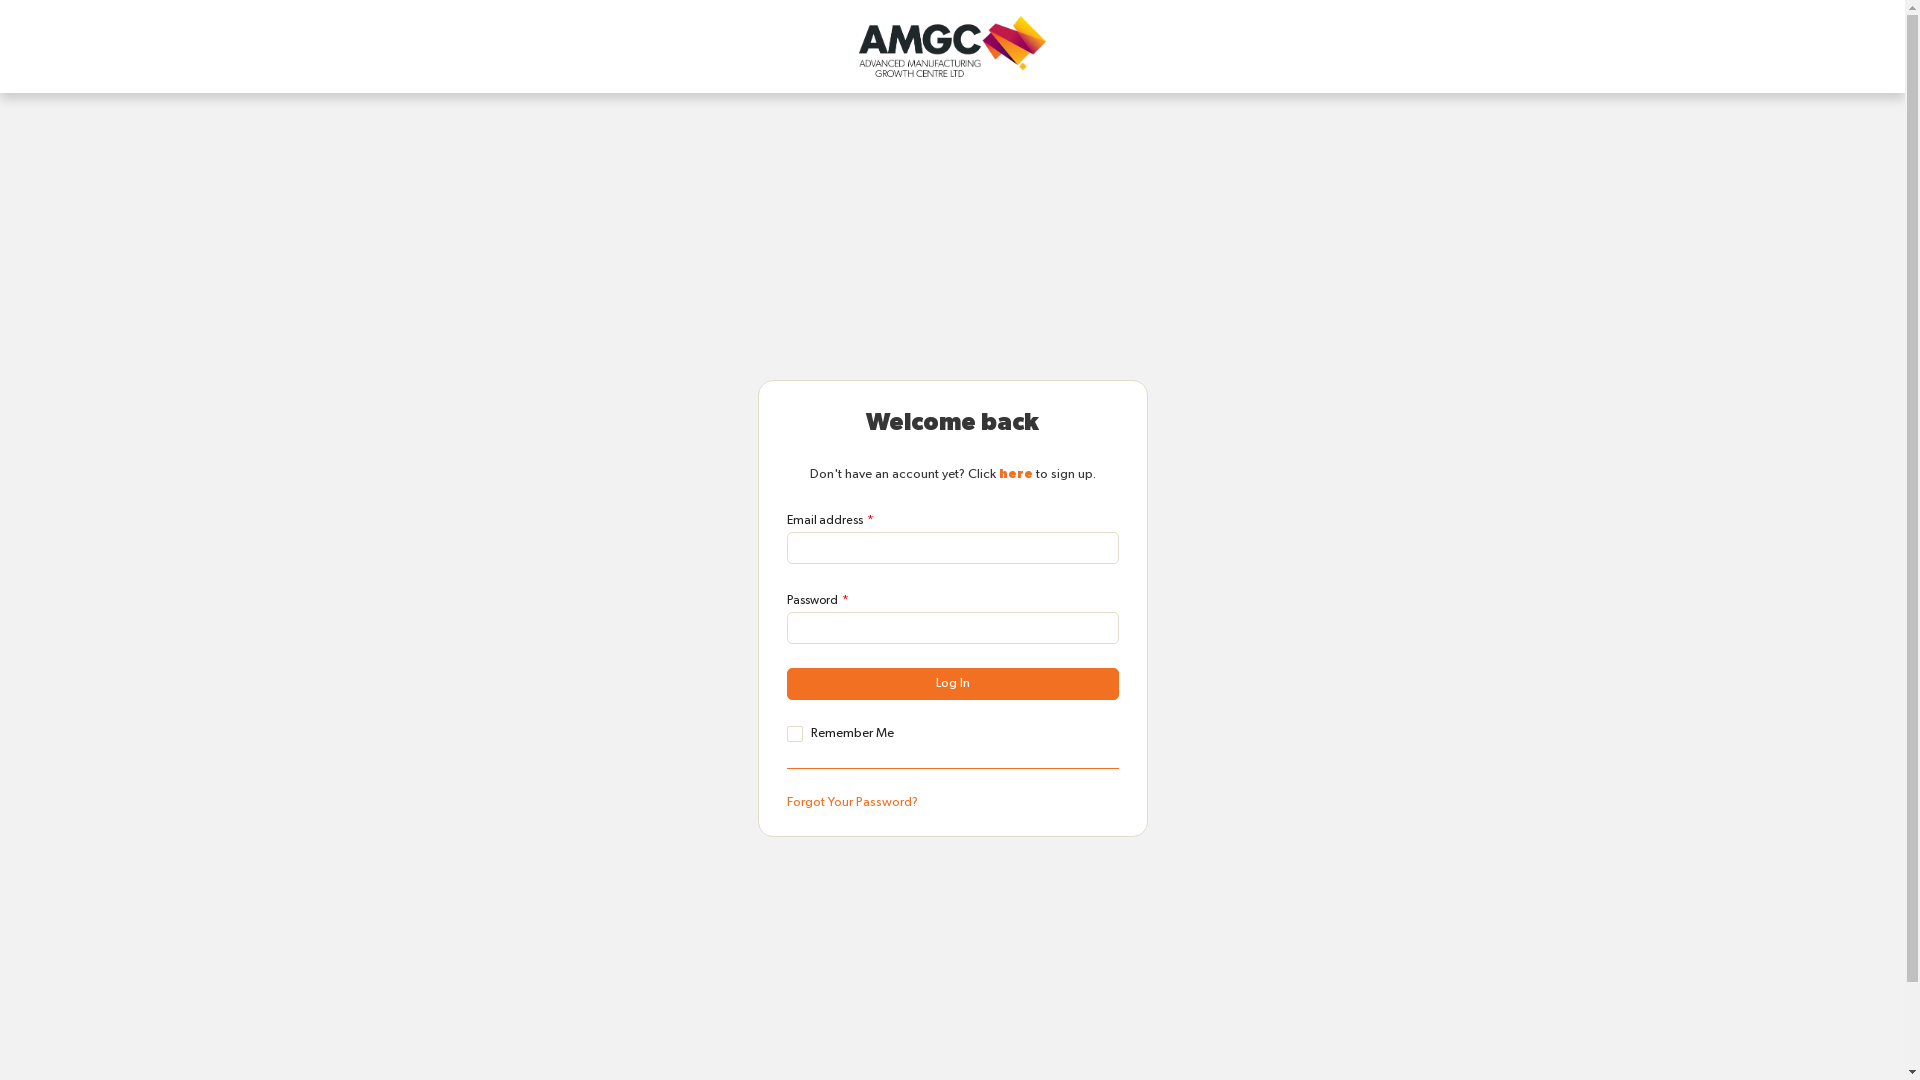  I want to click on 'Log In', so click(950, 682).